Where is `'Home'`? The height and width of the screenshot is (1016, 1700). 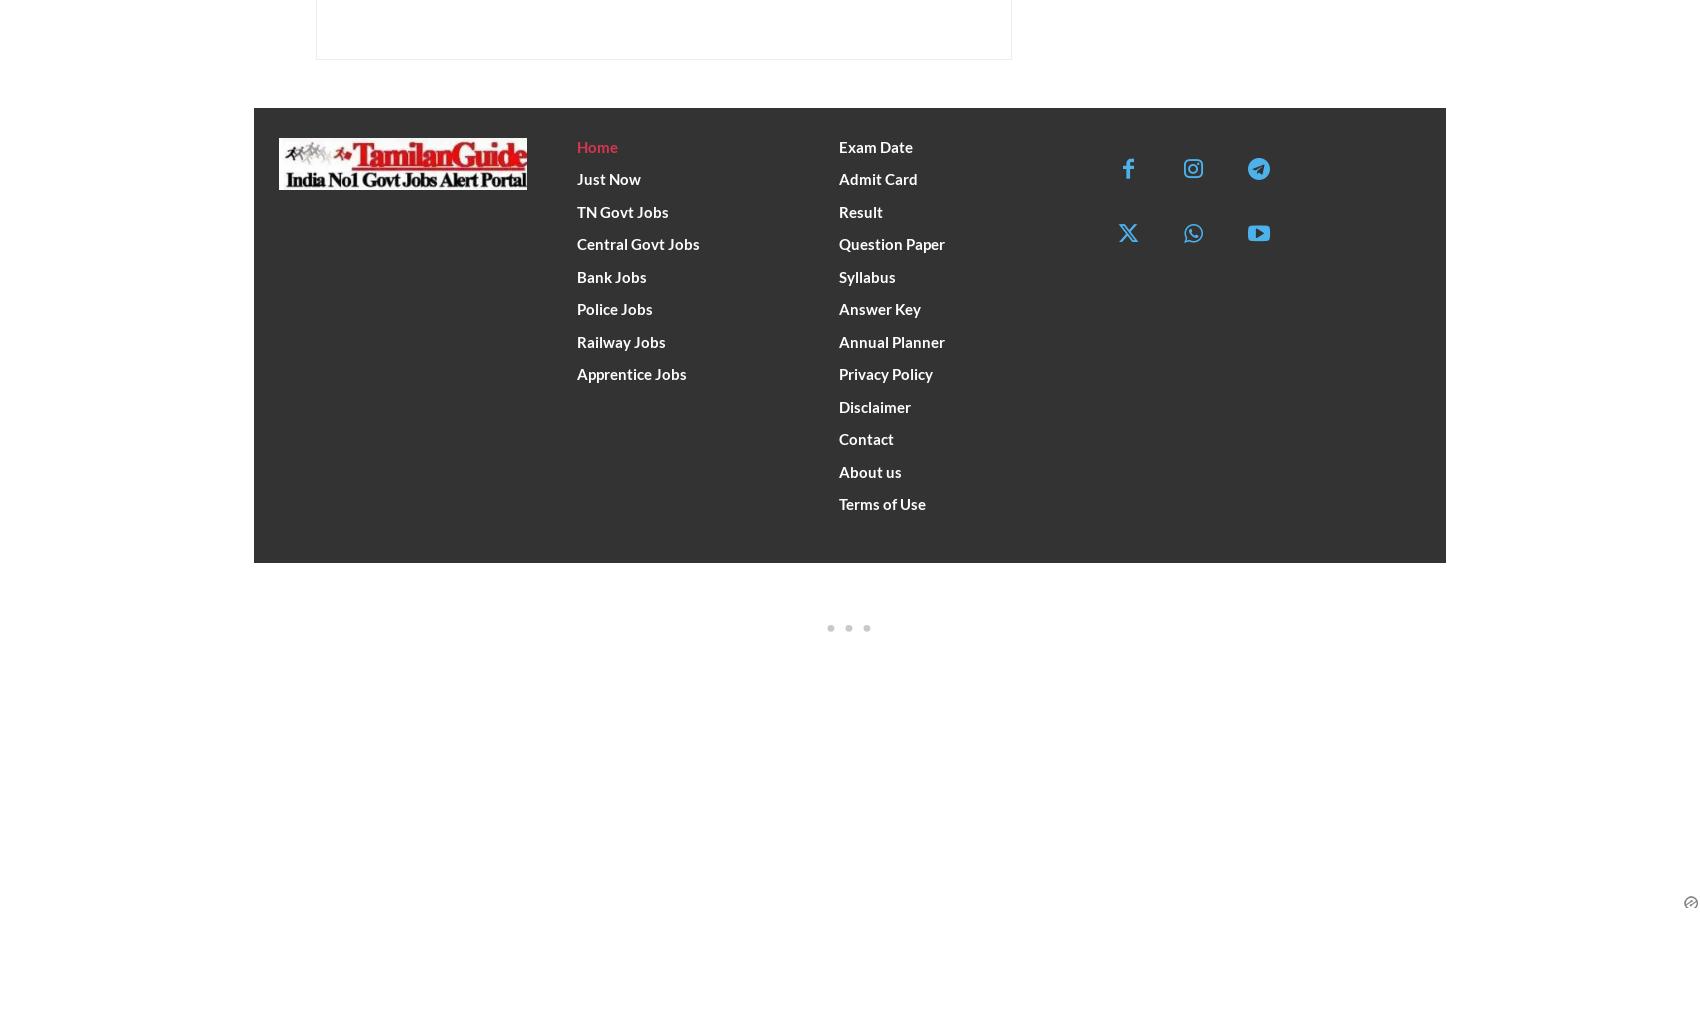 'Home' is located at coordinates (596, 144).